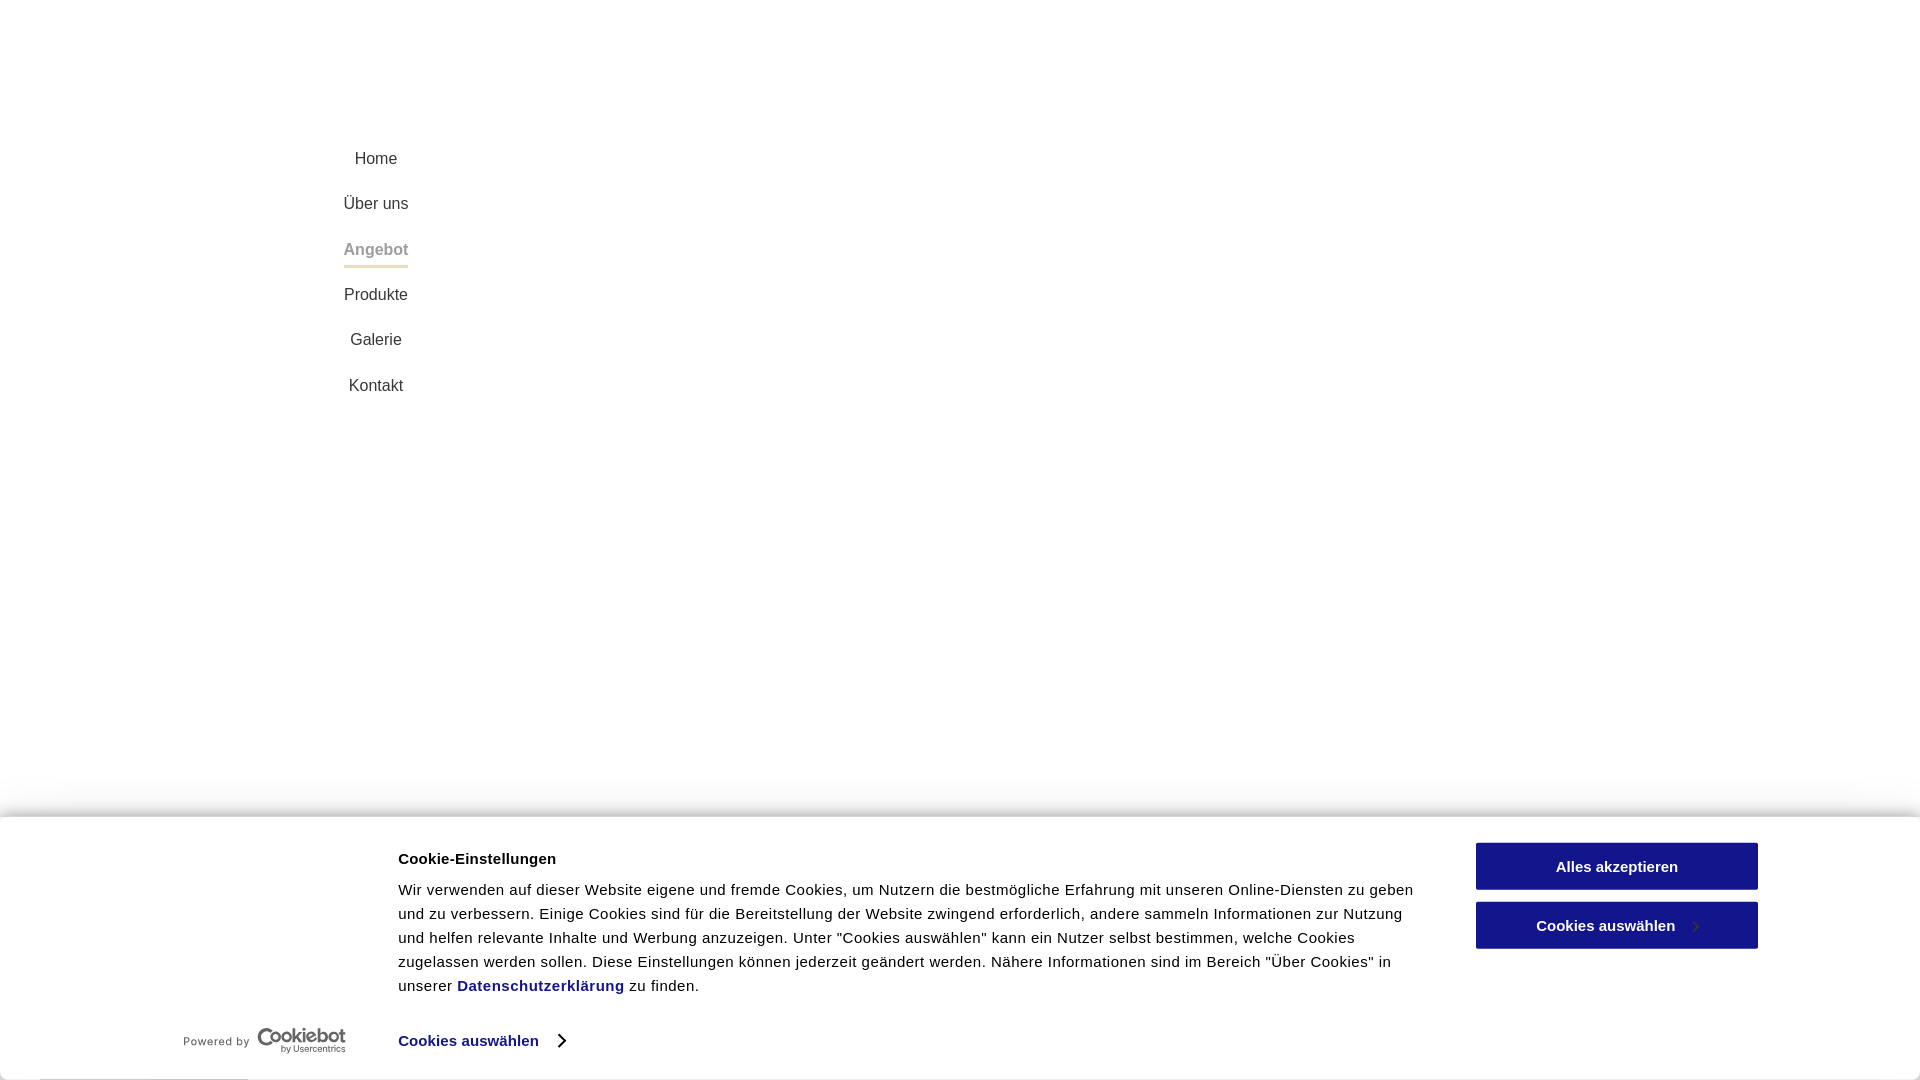 Image resolution: width=1920 pixels, height=1080 pixels. I want to click on 'Angebot', so click(375, 249).